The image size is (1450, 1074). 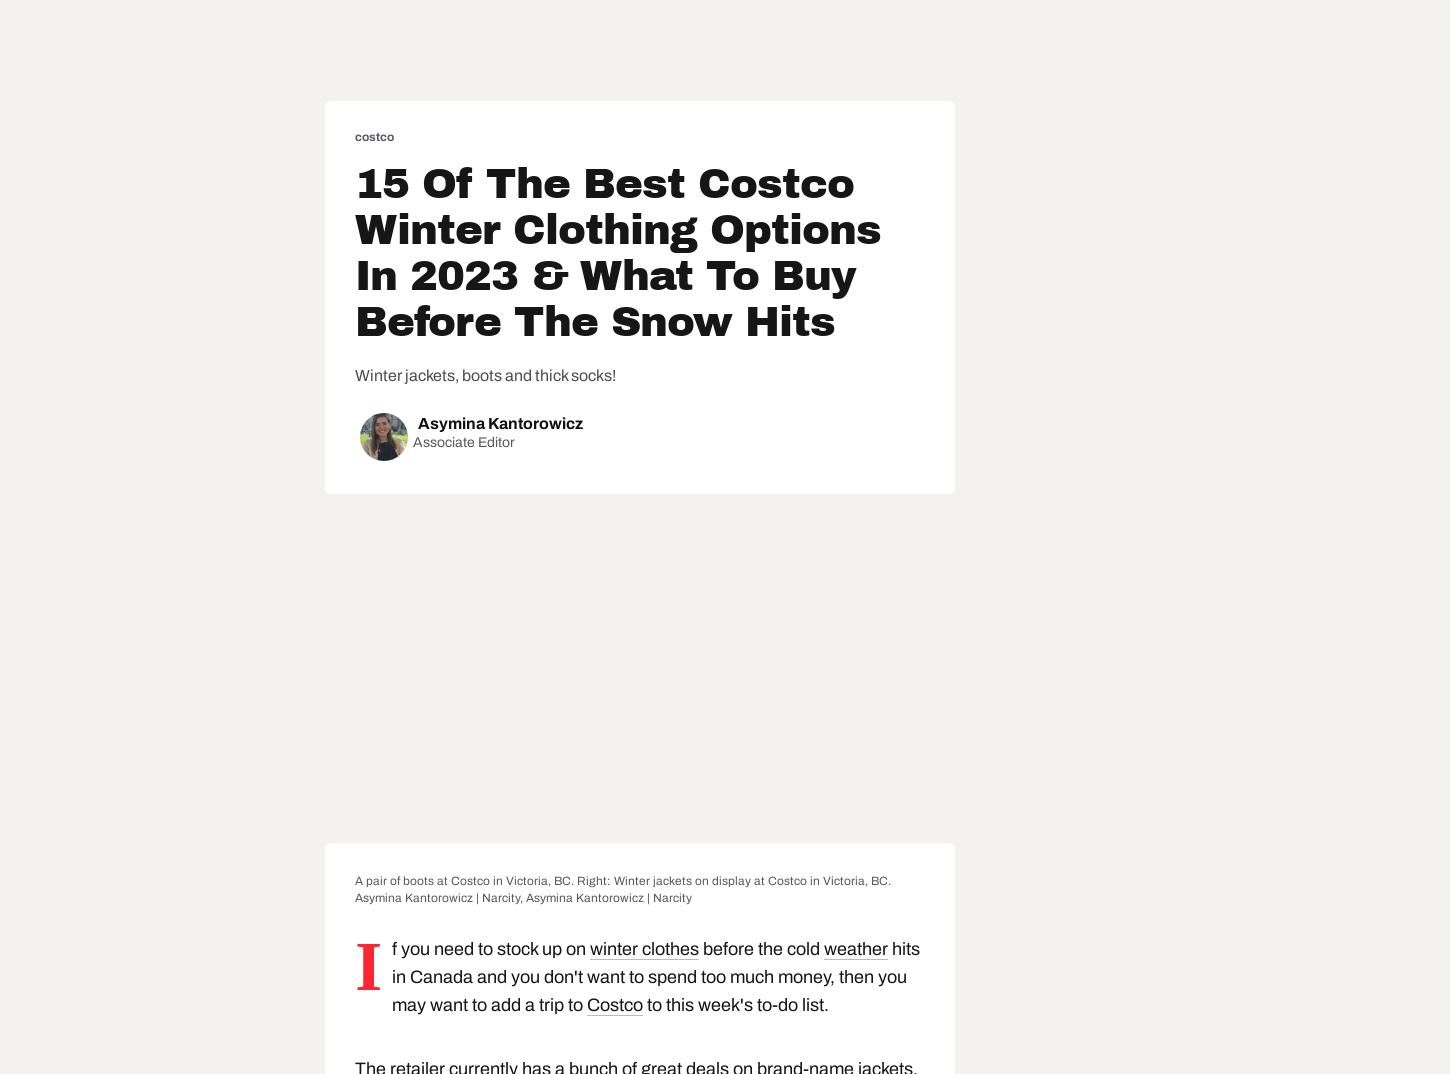 I want to click on 'hits in Canada and you don't want to spend too much money, then you may want to add a trip to', so click(x=390, y=976).